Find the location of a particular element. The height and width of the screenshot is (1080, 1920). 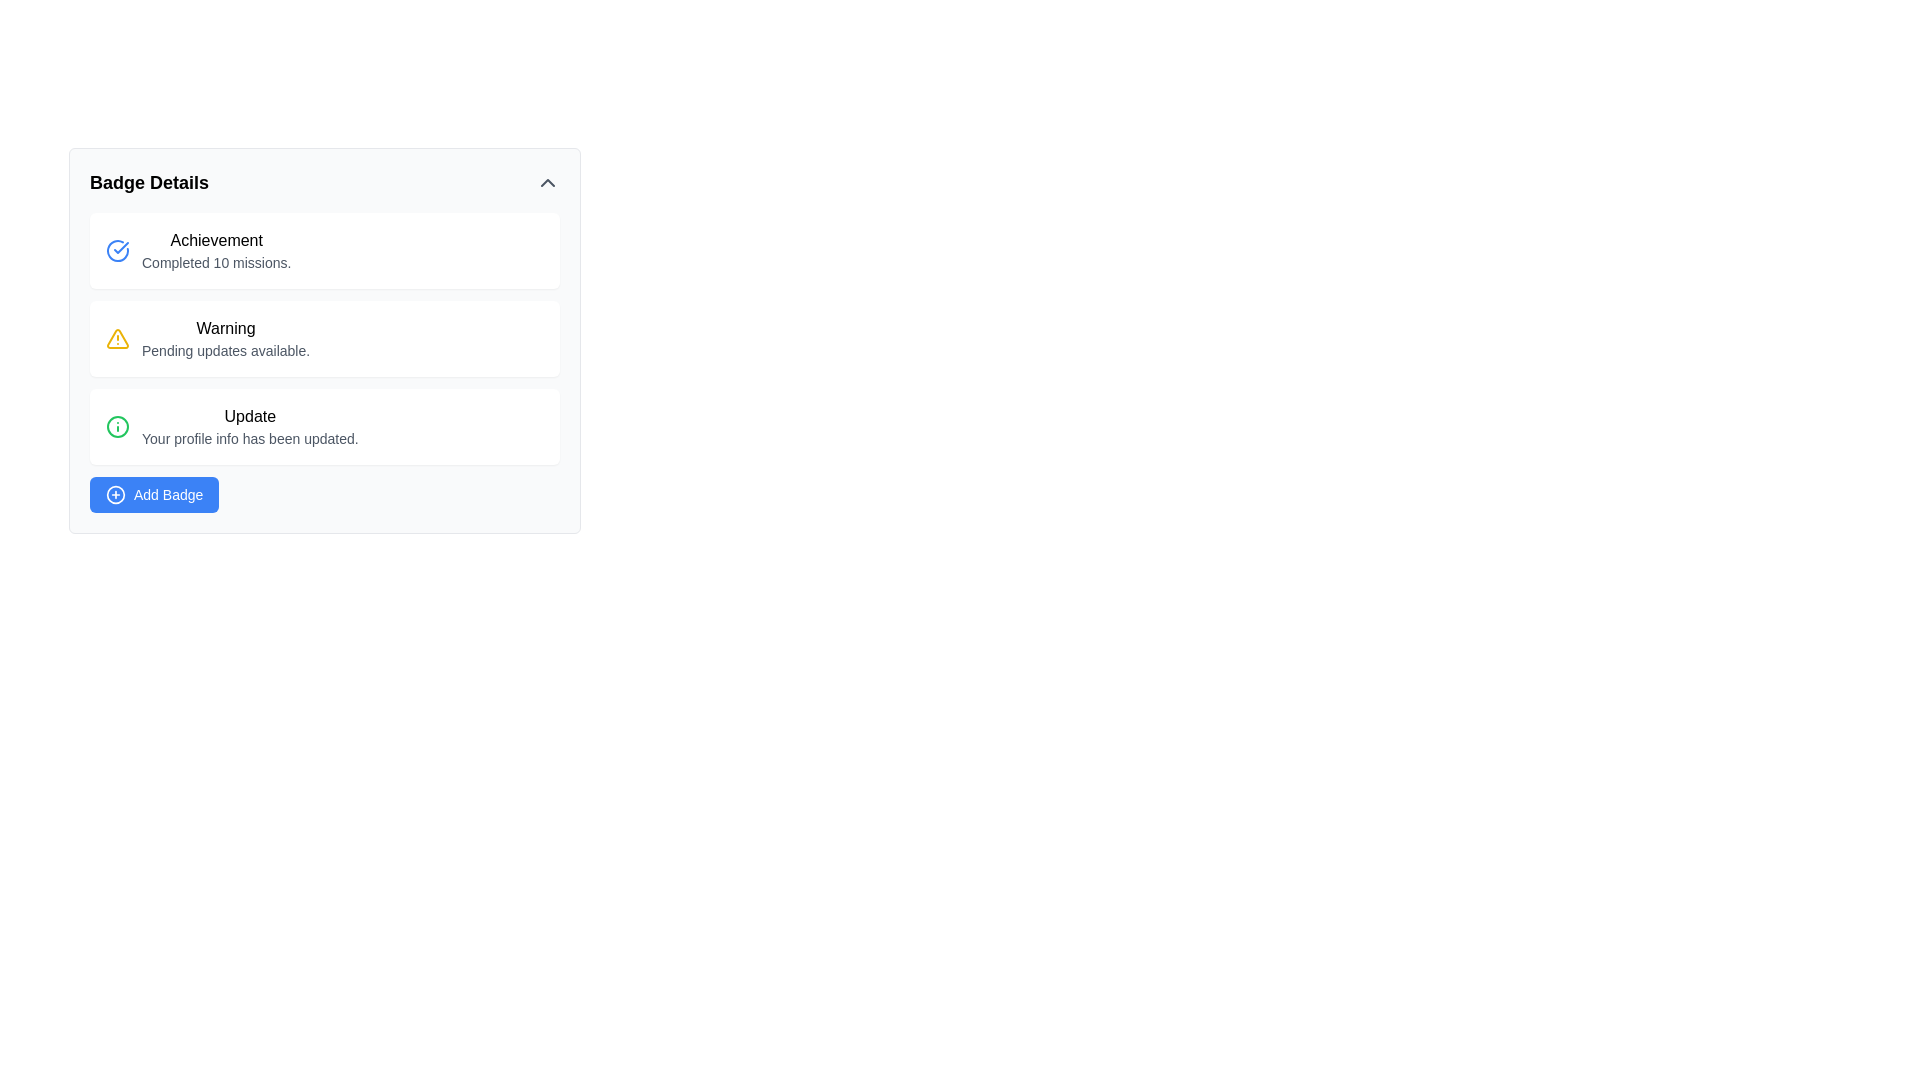

the text label that reads 'Your profile info has been updated.', which is styled with a smaller font size and gray color, located beneath the 'Update' section in the 'Badge Details' panel is located at coordinates (249, 438).